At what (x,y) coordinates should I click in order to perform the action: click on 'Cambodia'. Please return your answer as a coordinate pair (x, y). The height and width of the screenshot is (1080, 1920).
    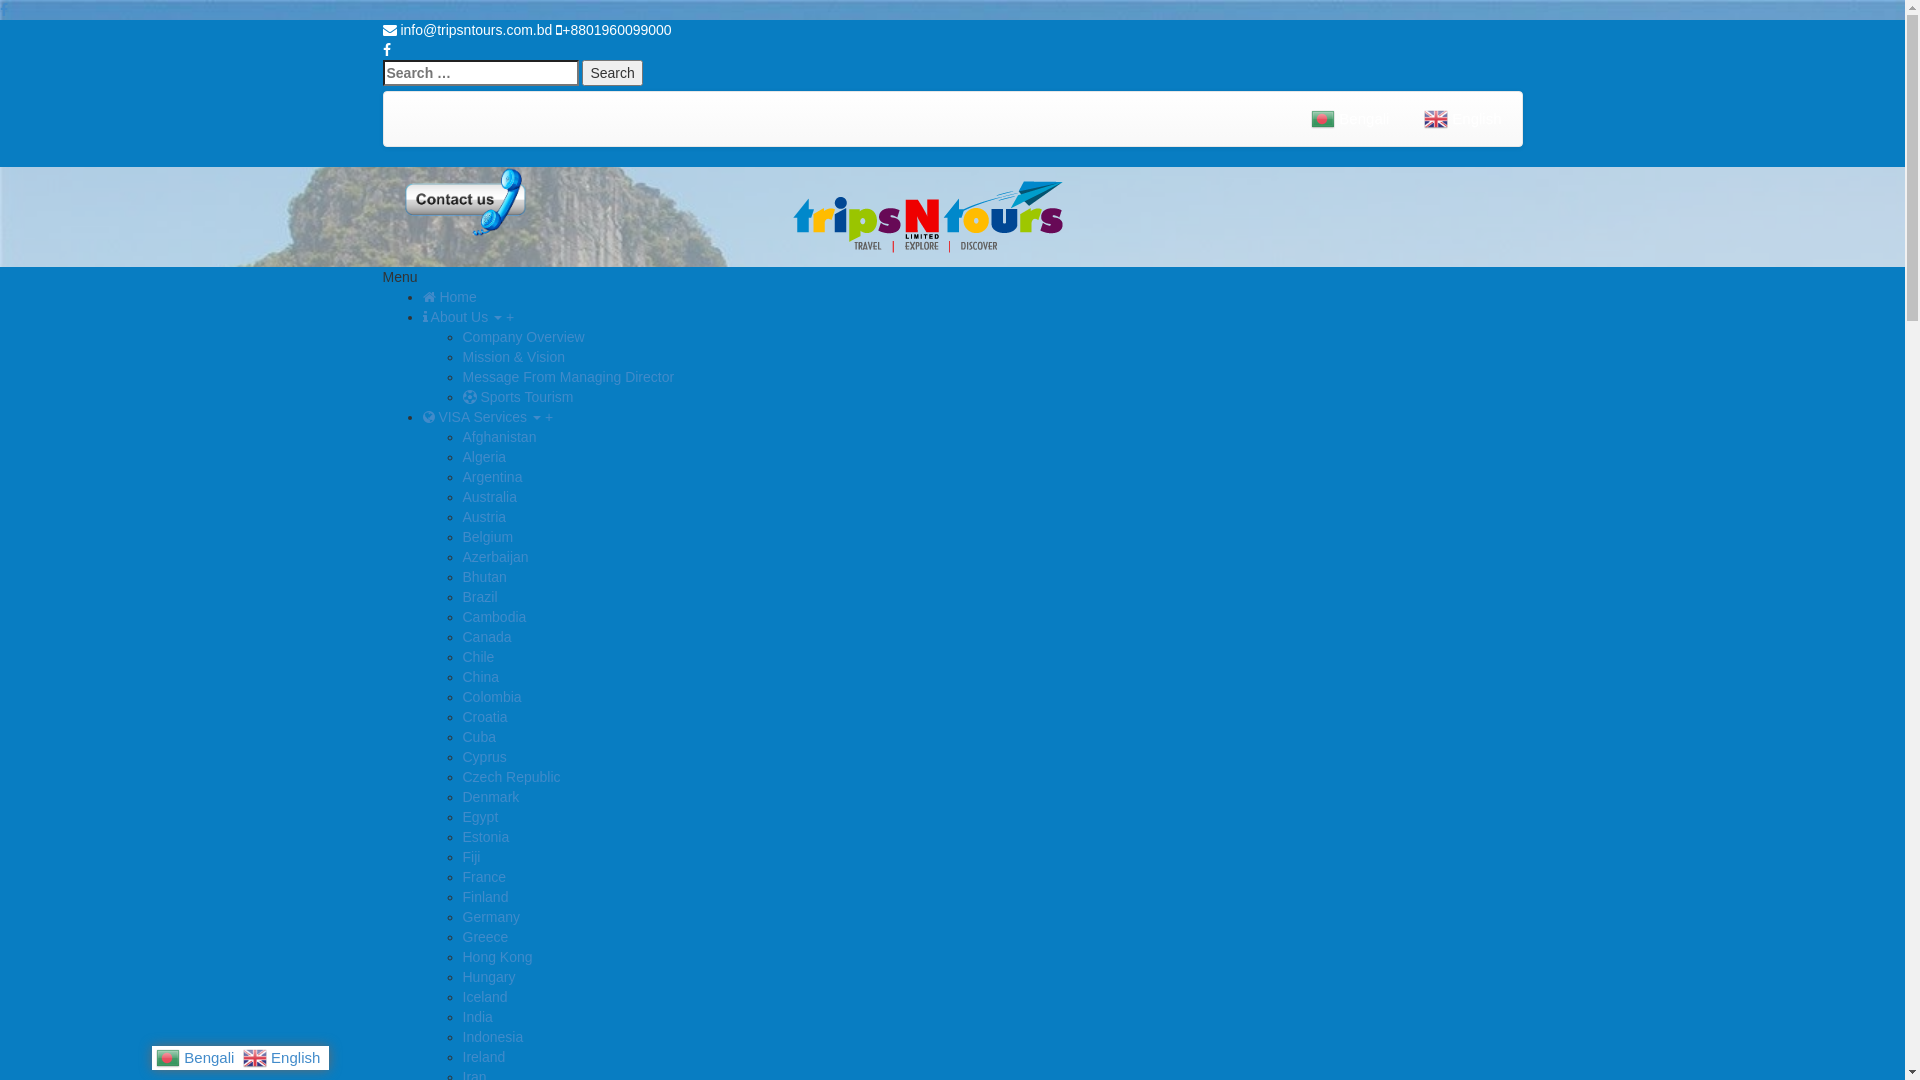
    Looking at the image, I should click on (494, 616).